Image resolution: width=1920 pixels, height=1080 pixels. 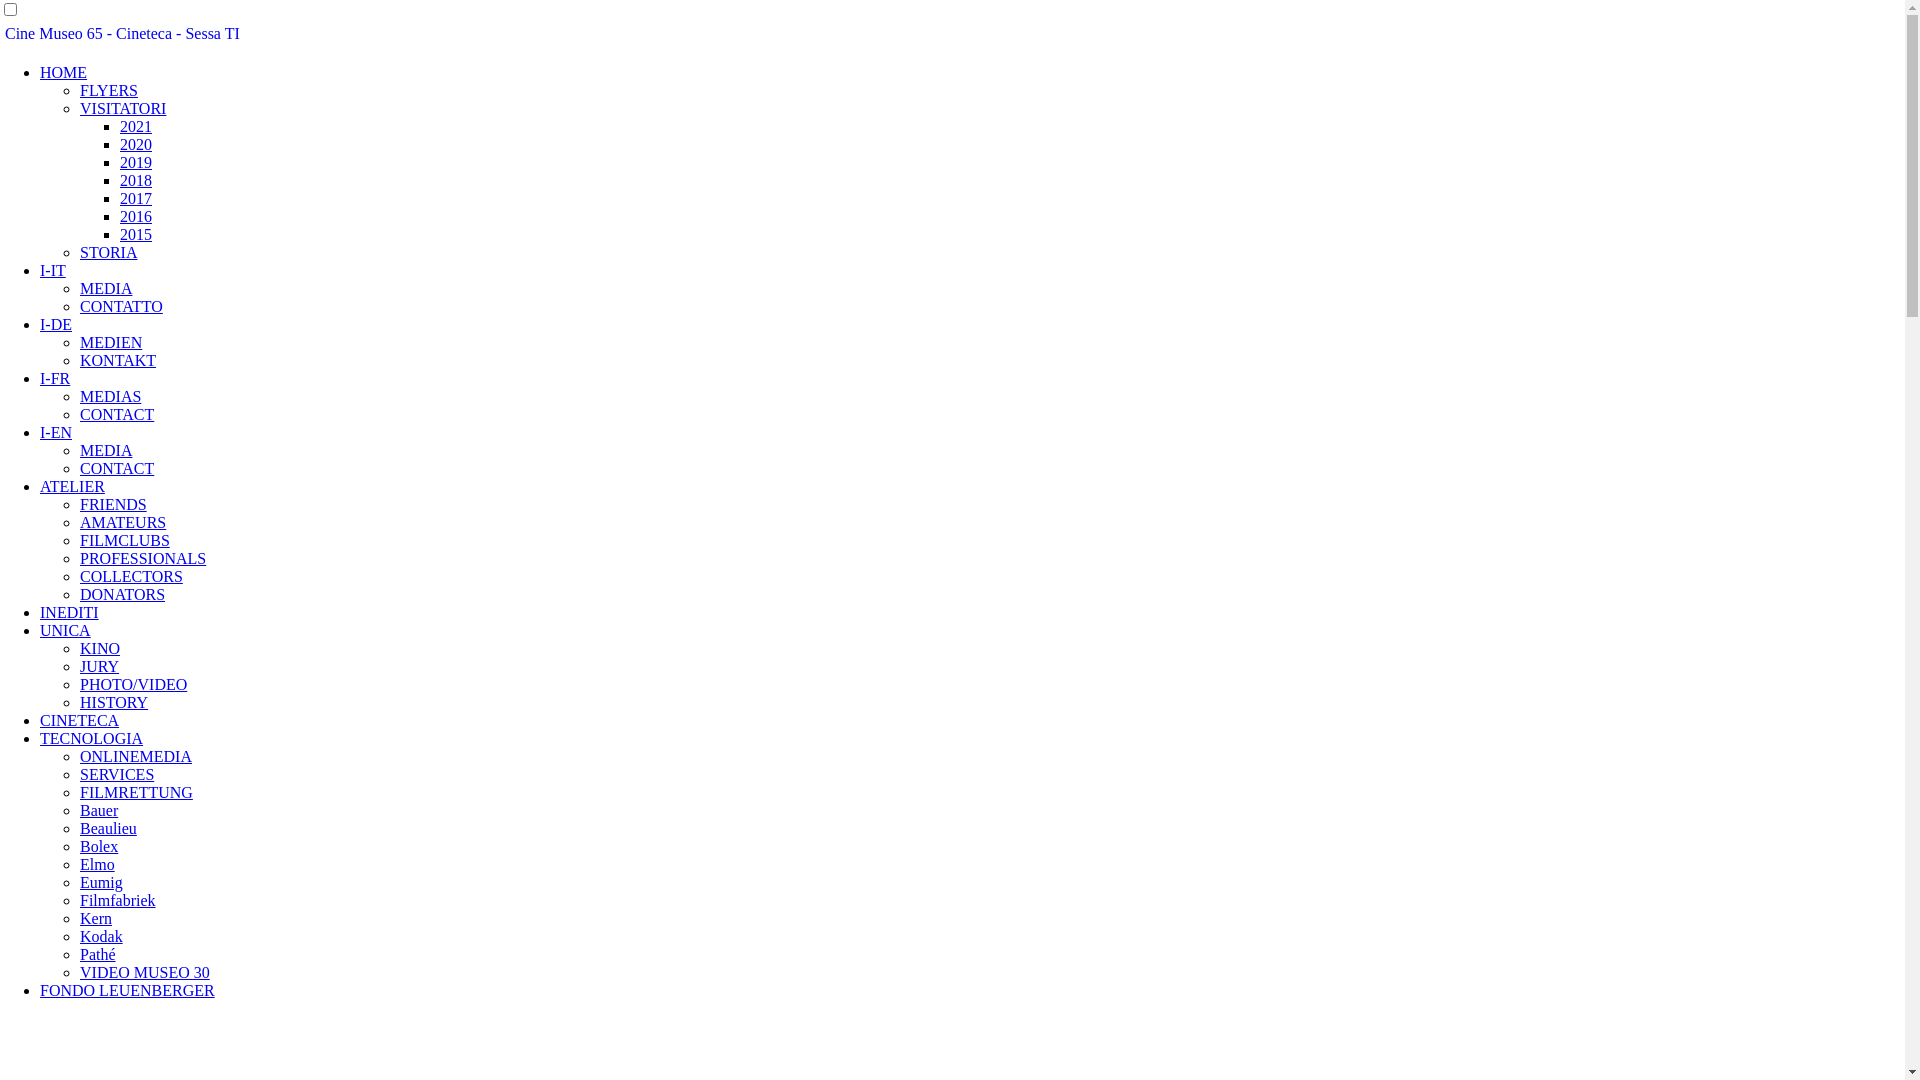 What do you see at coordinates (65, 630) in the screenshot?
I see `'UNICA'` at bounding box center [65, 630].